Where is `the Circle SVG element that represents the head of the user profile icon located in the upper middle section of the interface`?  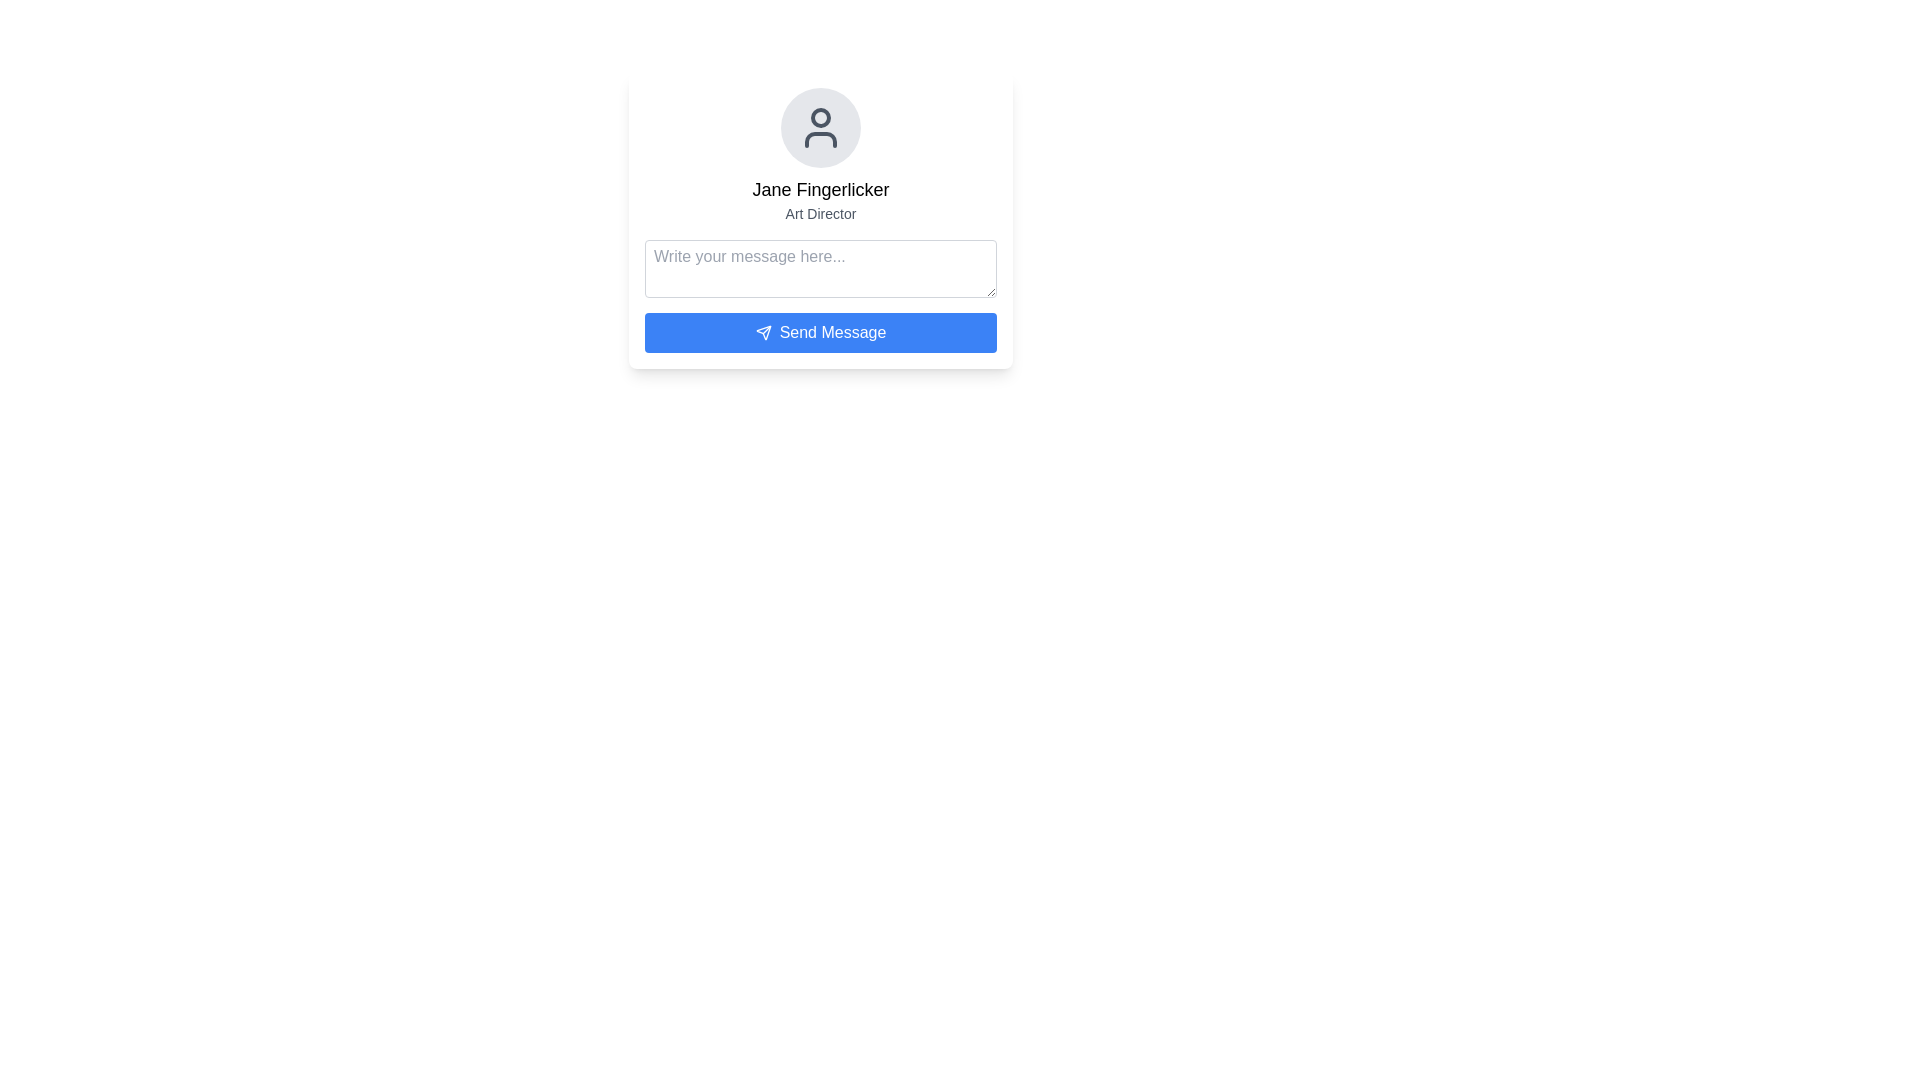
the Circle SVG element that represents the head of the user profile icon located in the upper middle section of the interface is located at coordinates (820, 118).